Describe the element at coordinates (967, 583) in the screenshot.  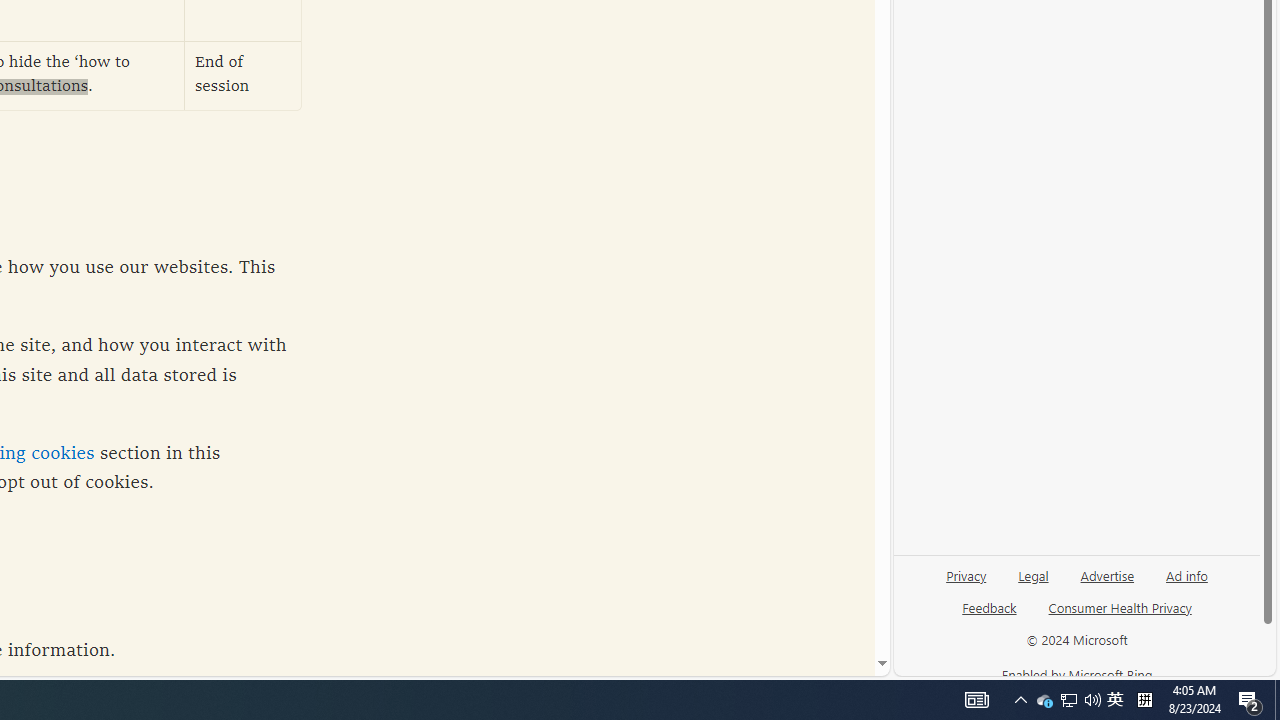
I see `'Privacy'` at that location.